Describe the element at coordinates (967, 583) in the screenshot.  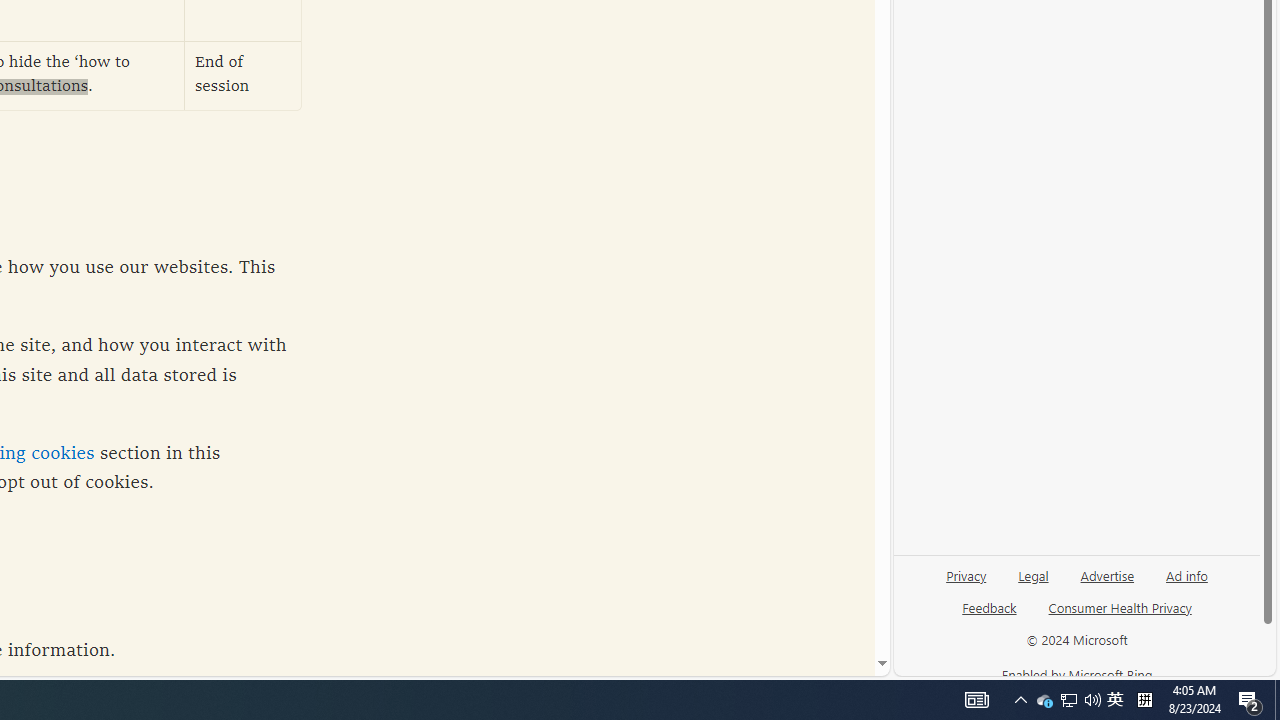
I see `'Privacy'` at that location.